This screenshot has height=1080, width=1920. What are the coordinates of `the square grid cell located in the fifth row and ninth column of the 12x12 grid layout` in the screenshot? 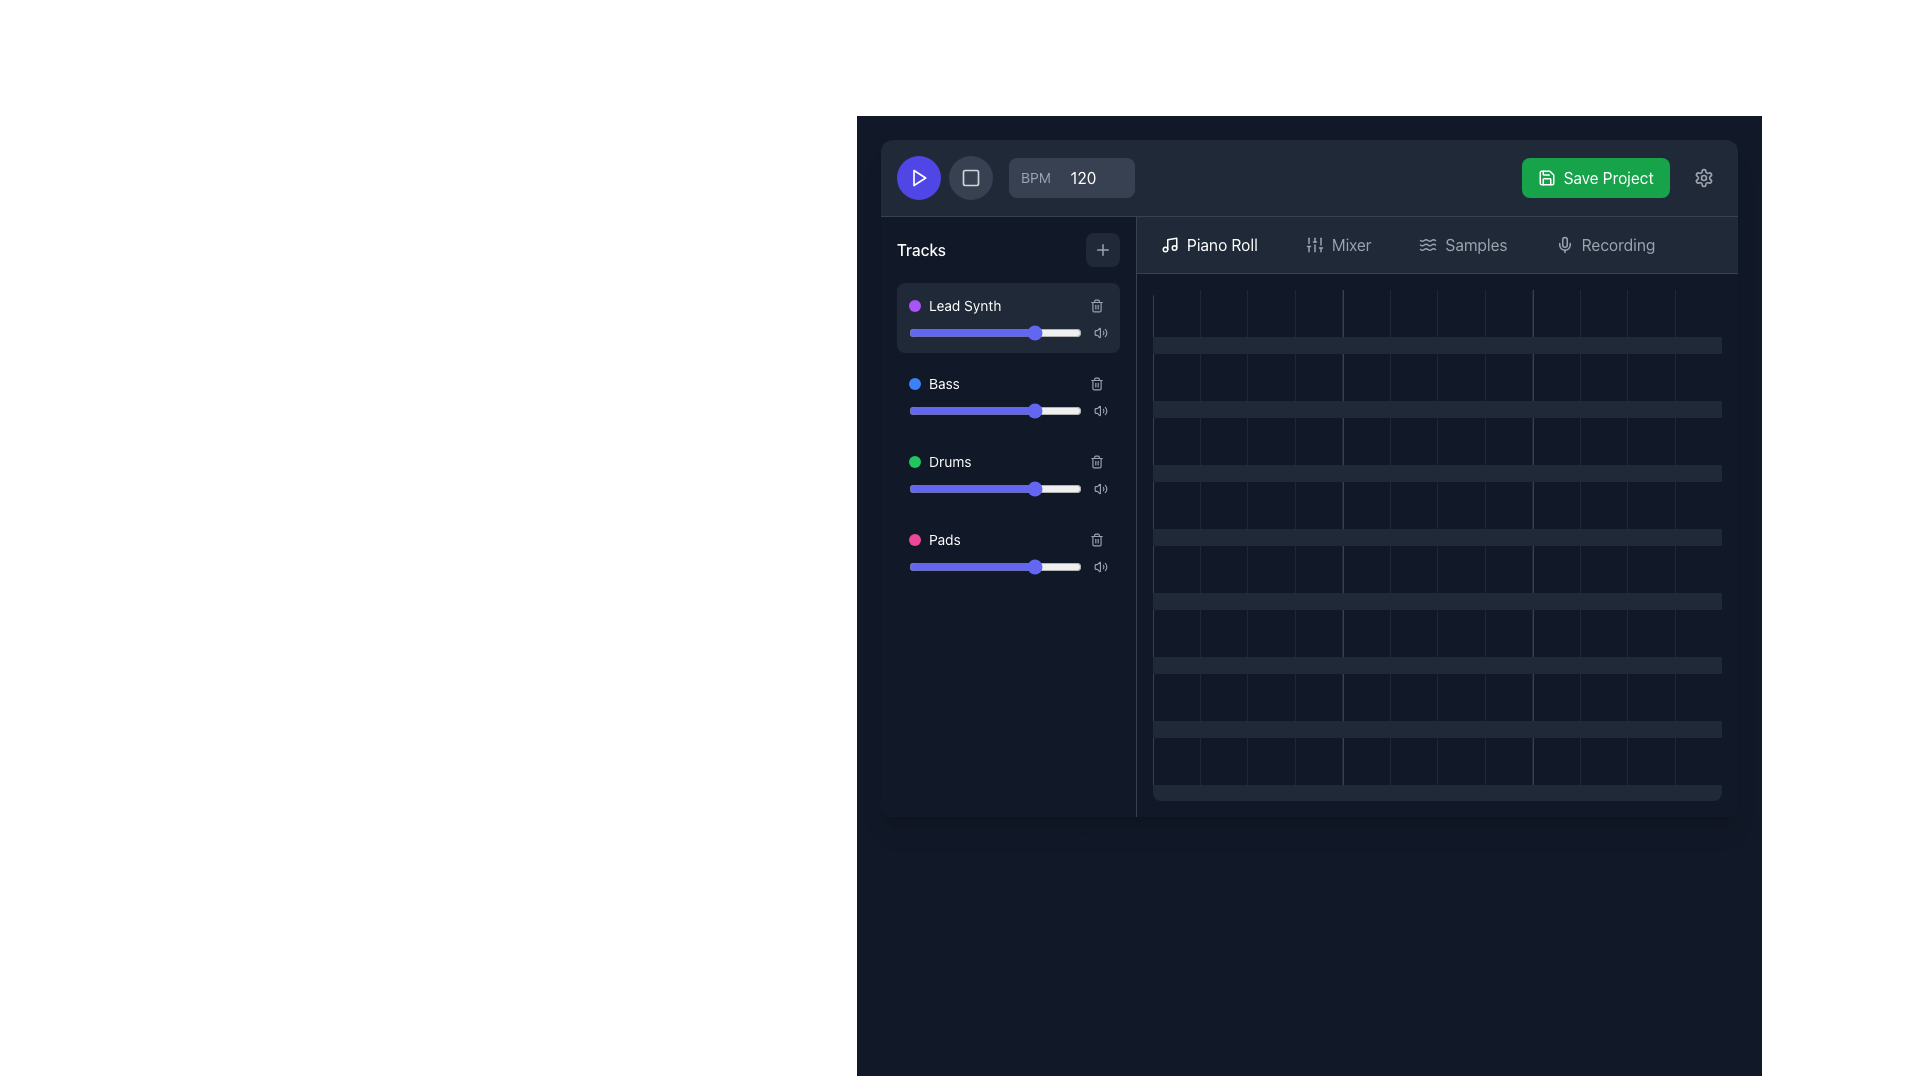 It's located at (1555, 569).